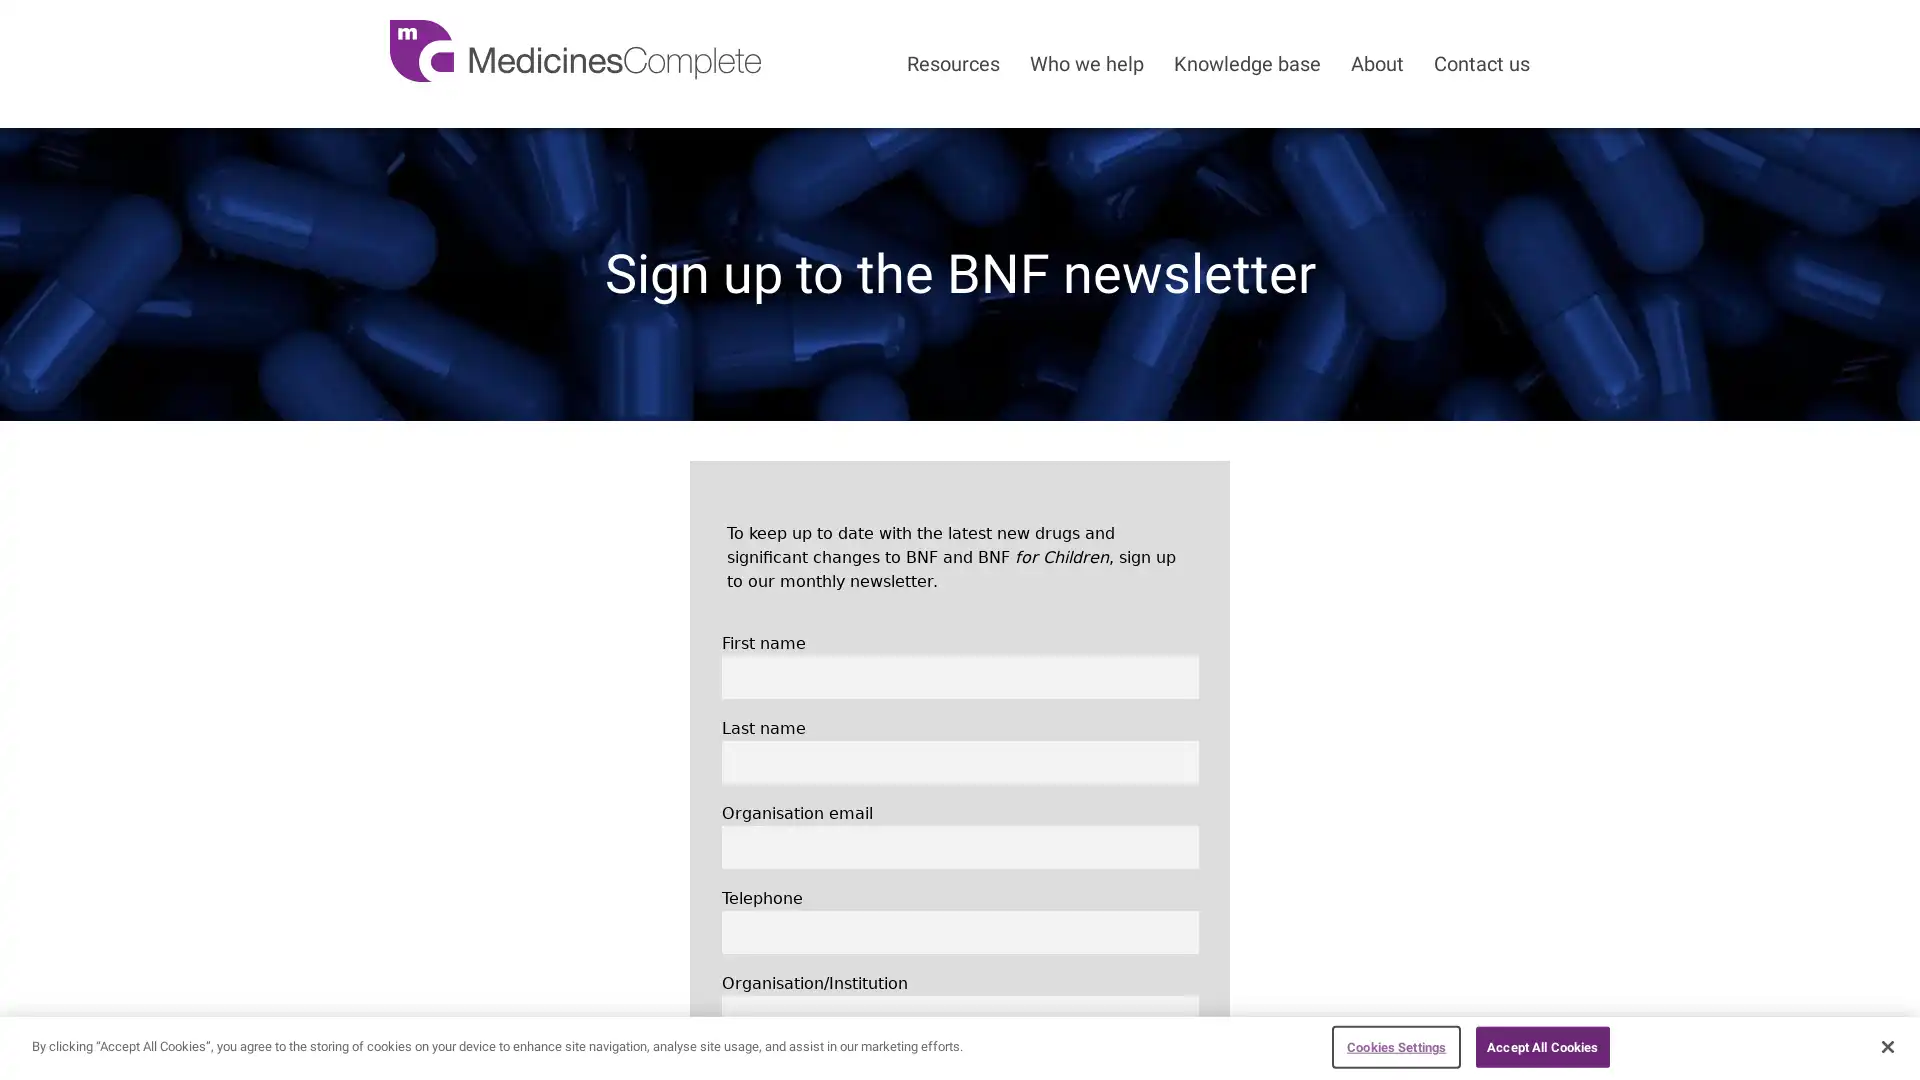 The width and height of the screenshot is (1920, 1080). What do you see at coordinates (1886, 1044) in the screenshot?
I see `Close` at bounding box center [1886, 1044].